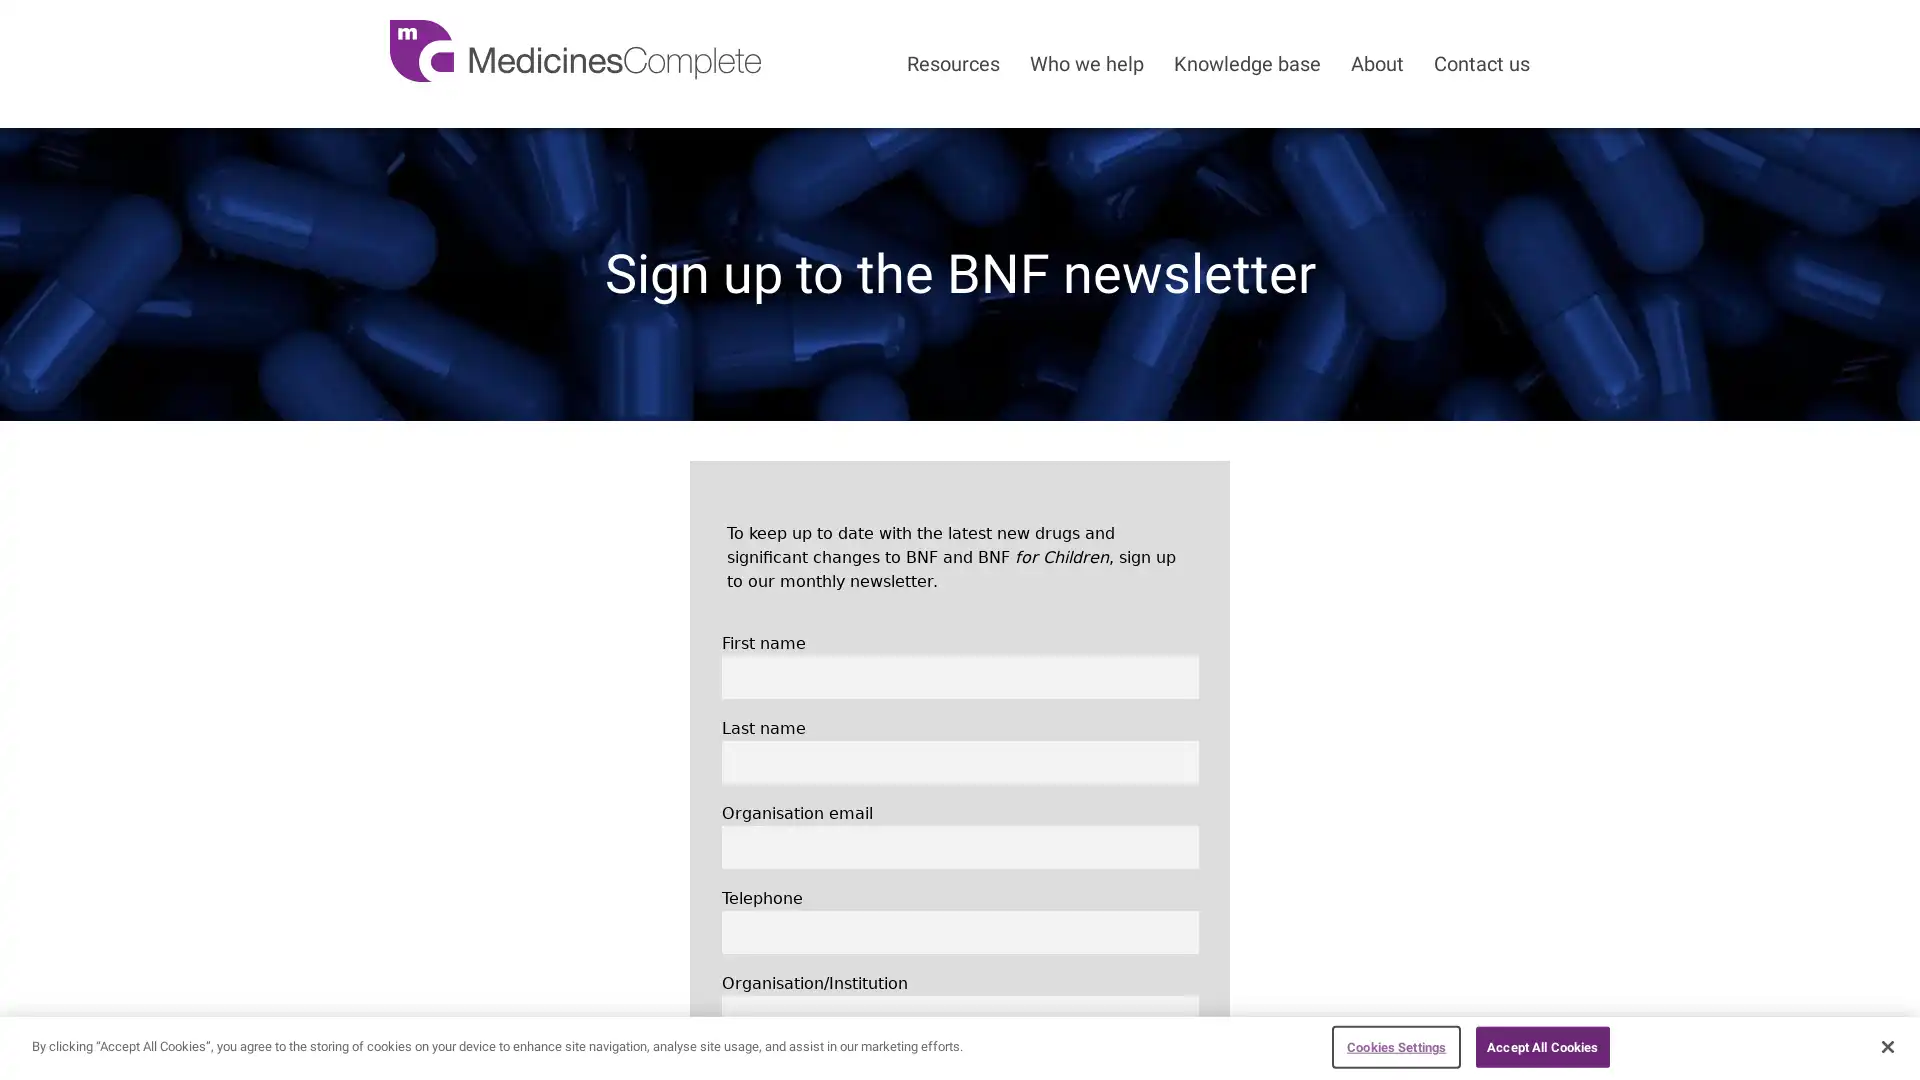 The width and height of the screenshot is (1920, 1080). What do you see at coordinates (1886, 1044) in the screenshot?
I see `Close` at bounding box center [1886, 1044].